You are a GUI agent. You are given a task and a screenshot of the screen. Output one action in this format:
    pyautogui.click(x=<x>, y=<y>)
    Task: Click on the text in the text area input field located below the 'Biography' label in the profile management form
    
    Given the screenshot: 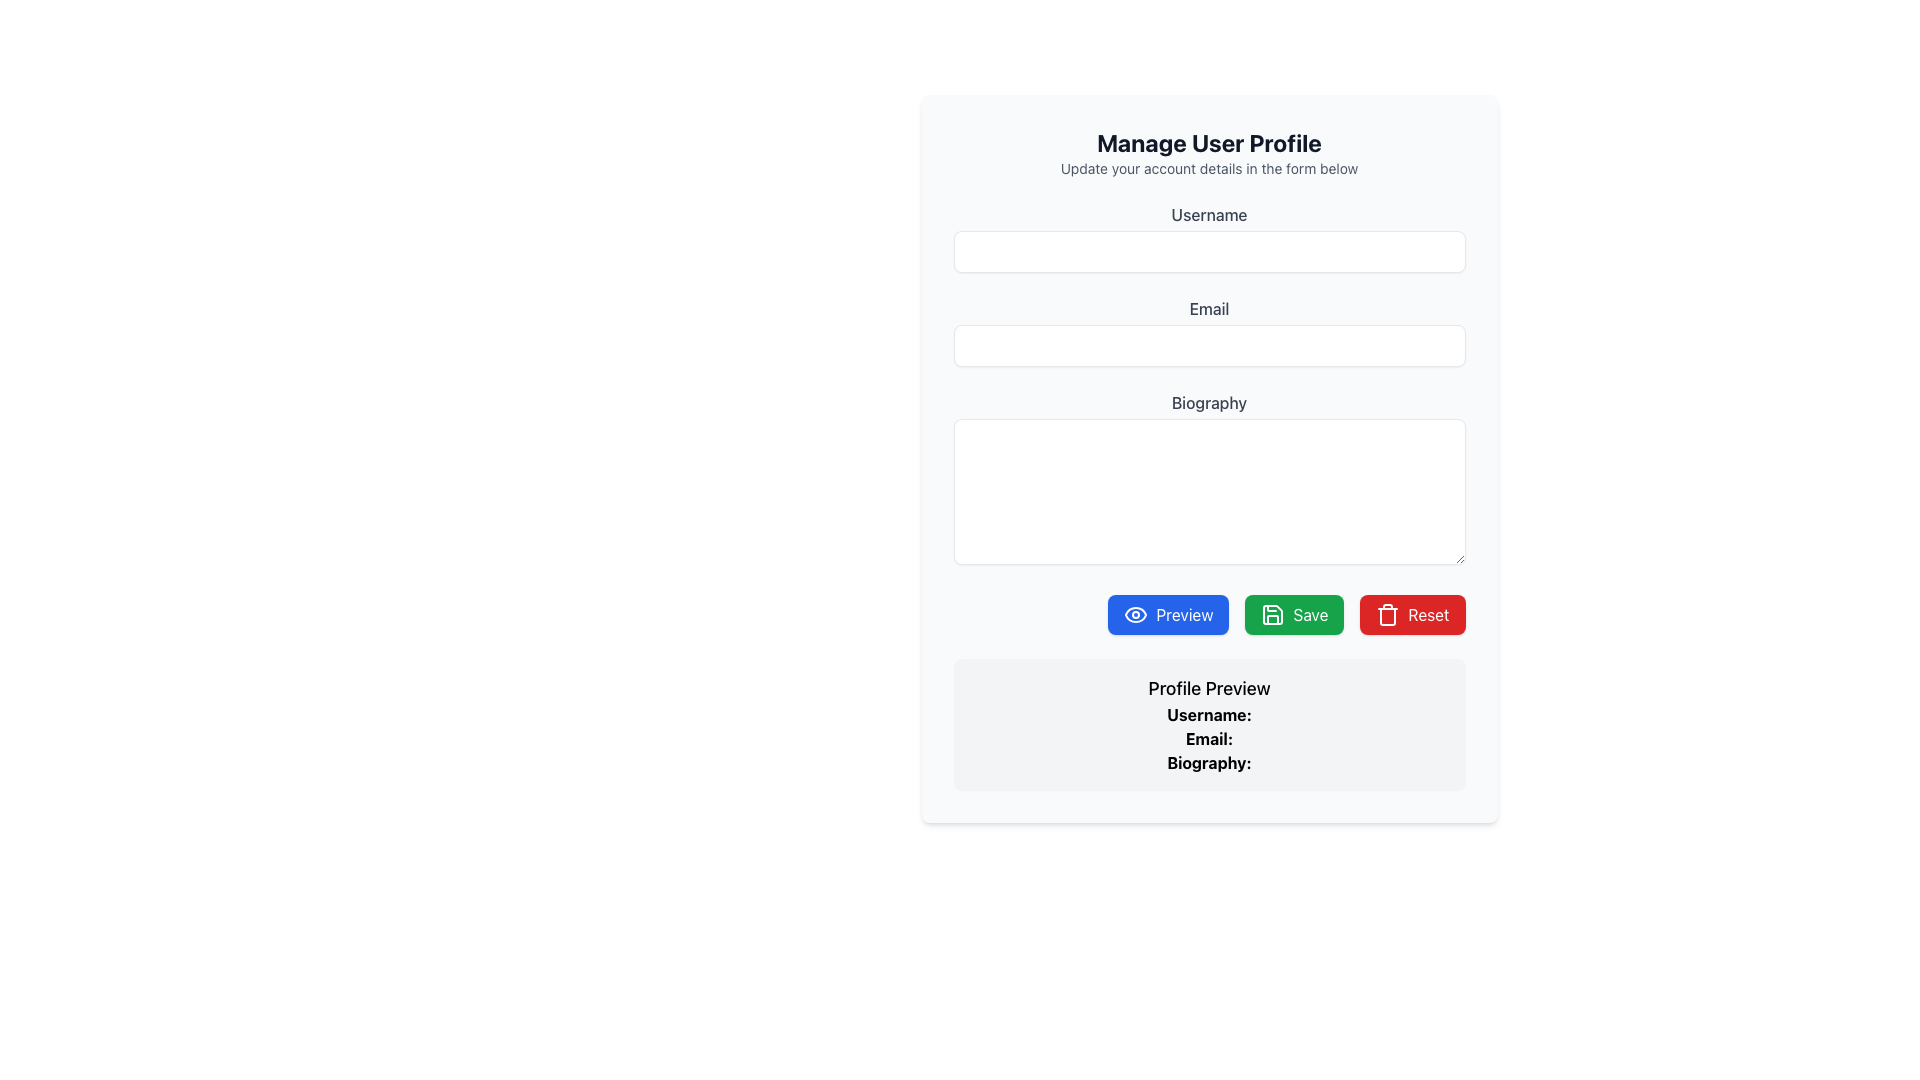 What is the action you would take?
    pyautogui.click(x=1208, y=492)
    